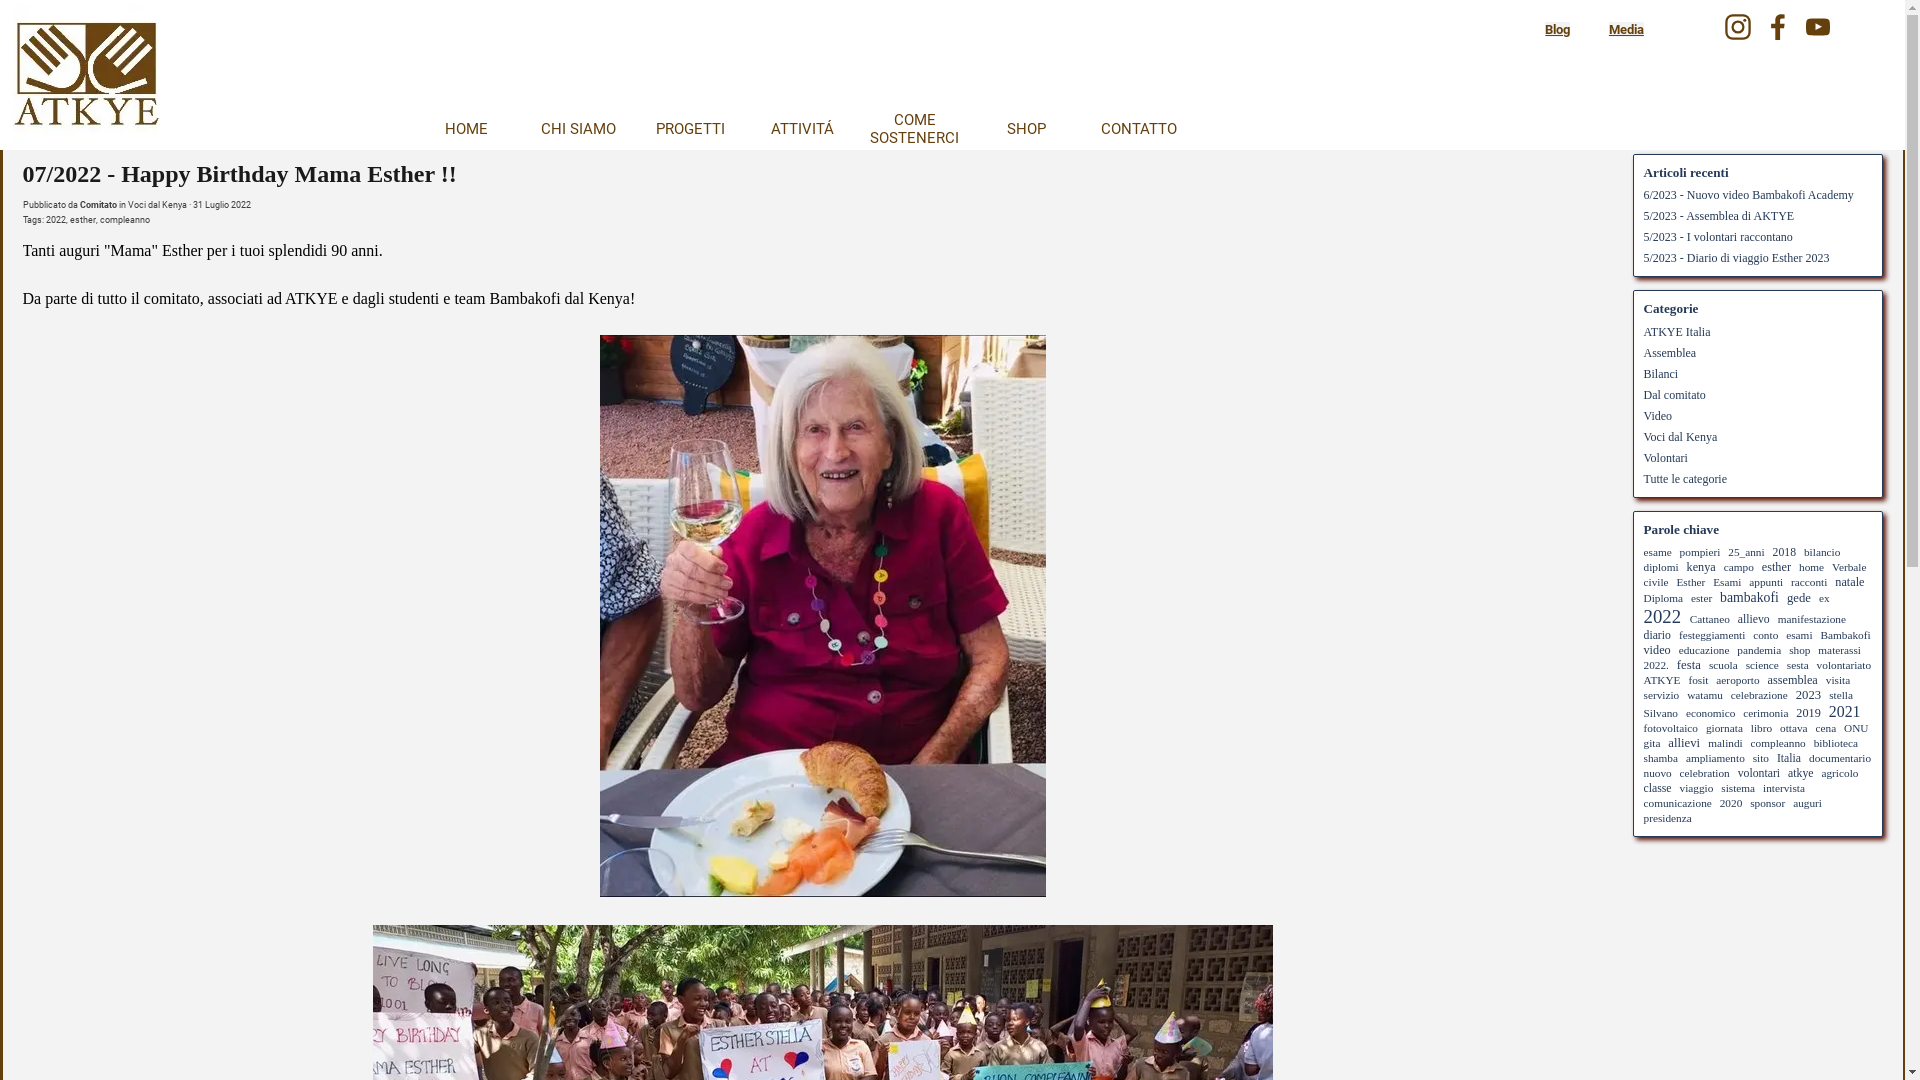 Image resolution: width=1920 pixels, height=1080 pixels. I want to click on 'Bilanci', so click(1661, 373).